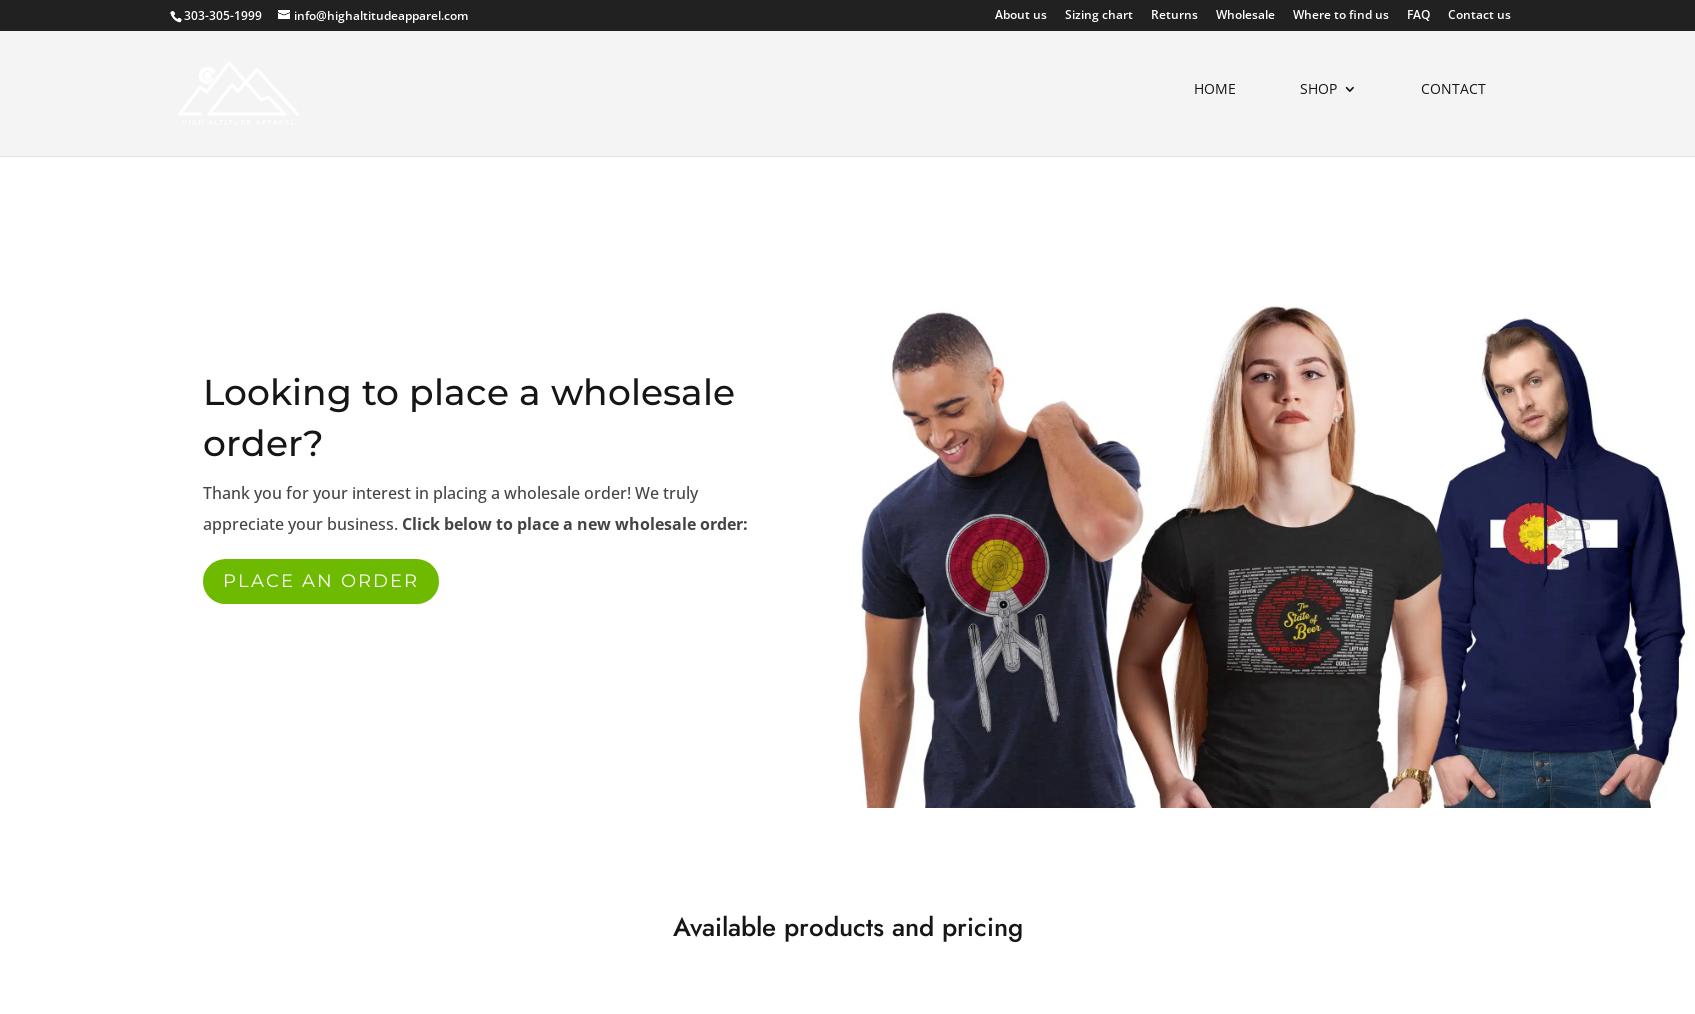 Image resolution: width=1695 pixels, height=1014 pixels. I want to click on 'Contact', so click(1419, 97).